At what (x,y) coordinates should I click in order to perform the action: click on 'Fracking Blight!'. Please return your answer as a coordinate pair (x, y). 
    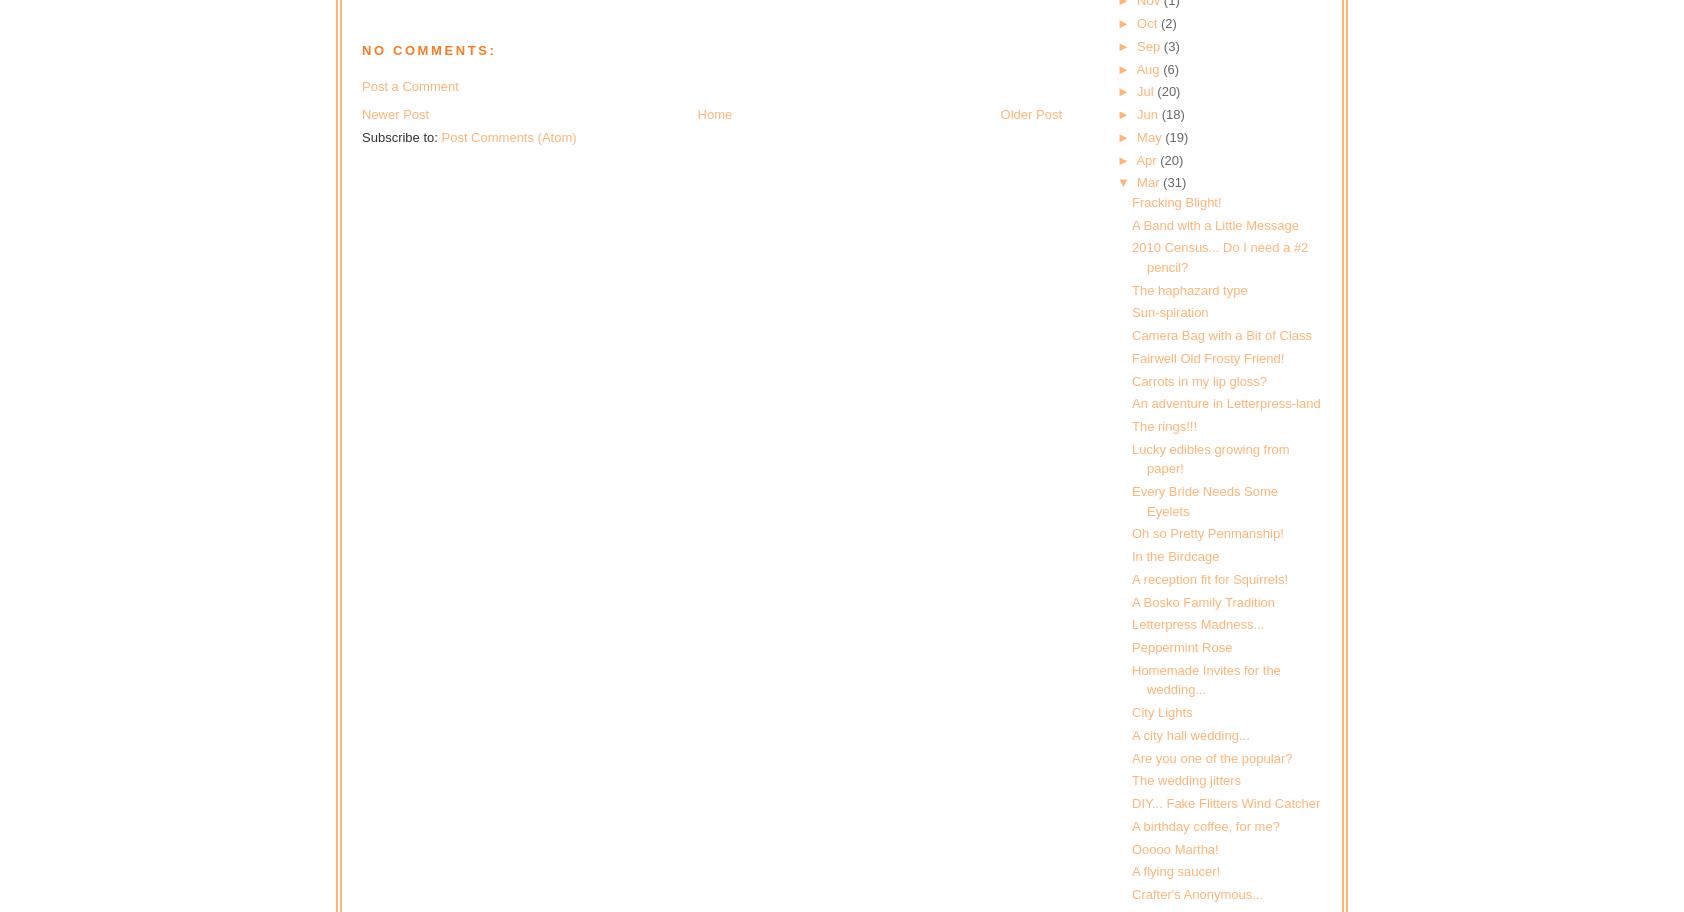
    Looking at the image, I should click on (1176, 200).